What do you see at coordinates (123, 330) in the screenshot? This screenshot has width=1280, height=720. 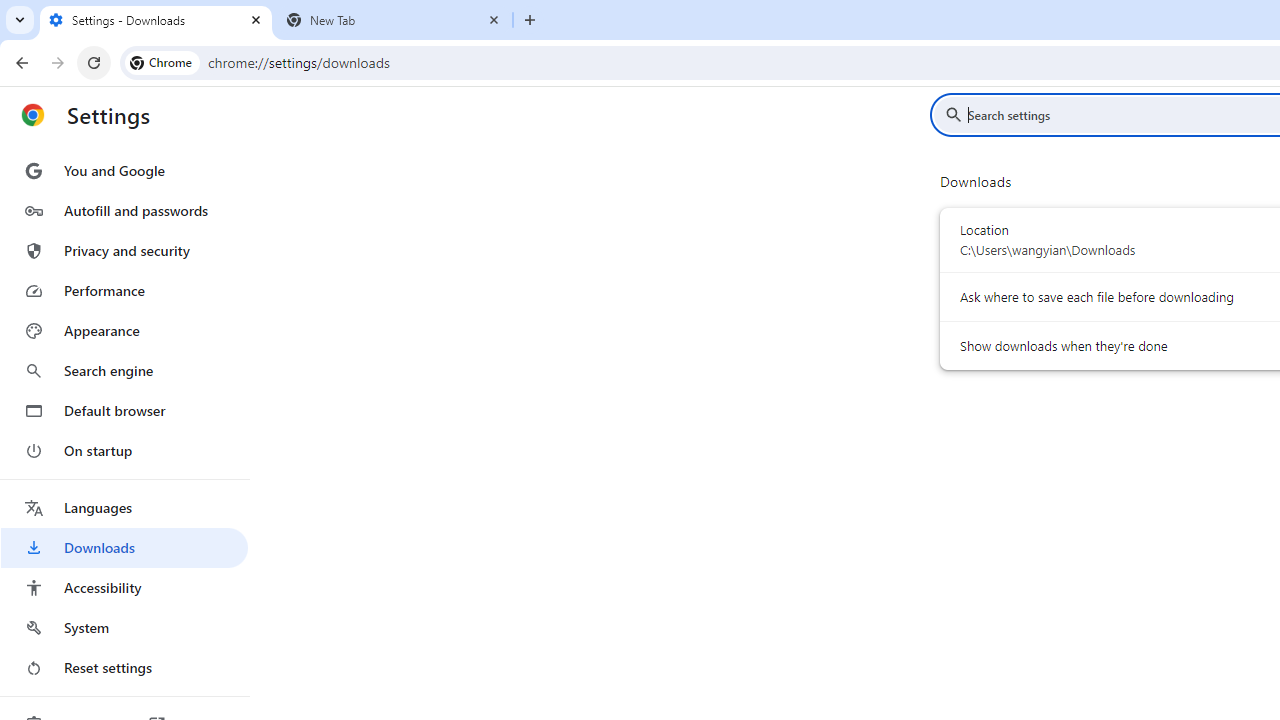 I see `'Appearance'` at bounding box center [123, 330].